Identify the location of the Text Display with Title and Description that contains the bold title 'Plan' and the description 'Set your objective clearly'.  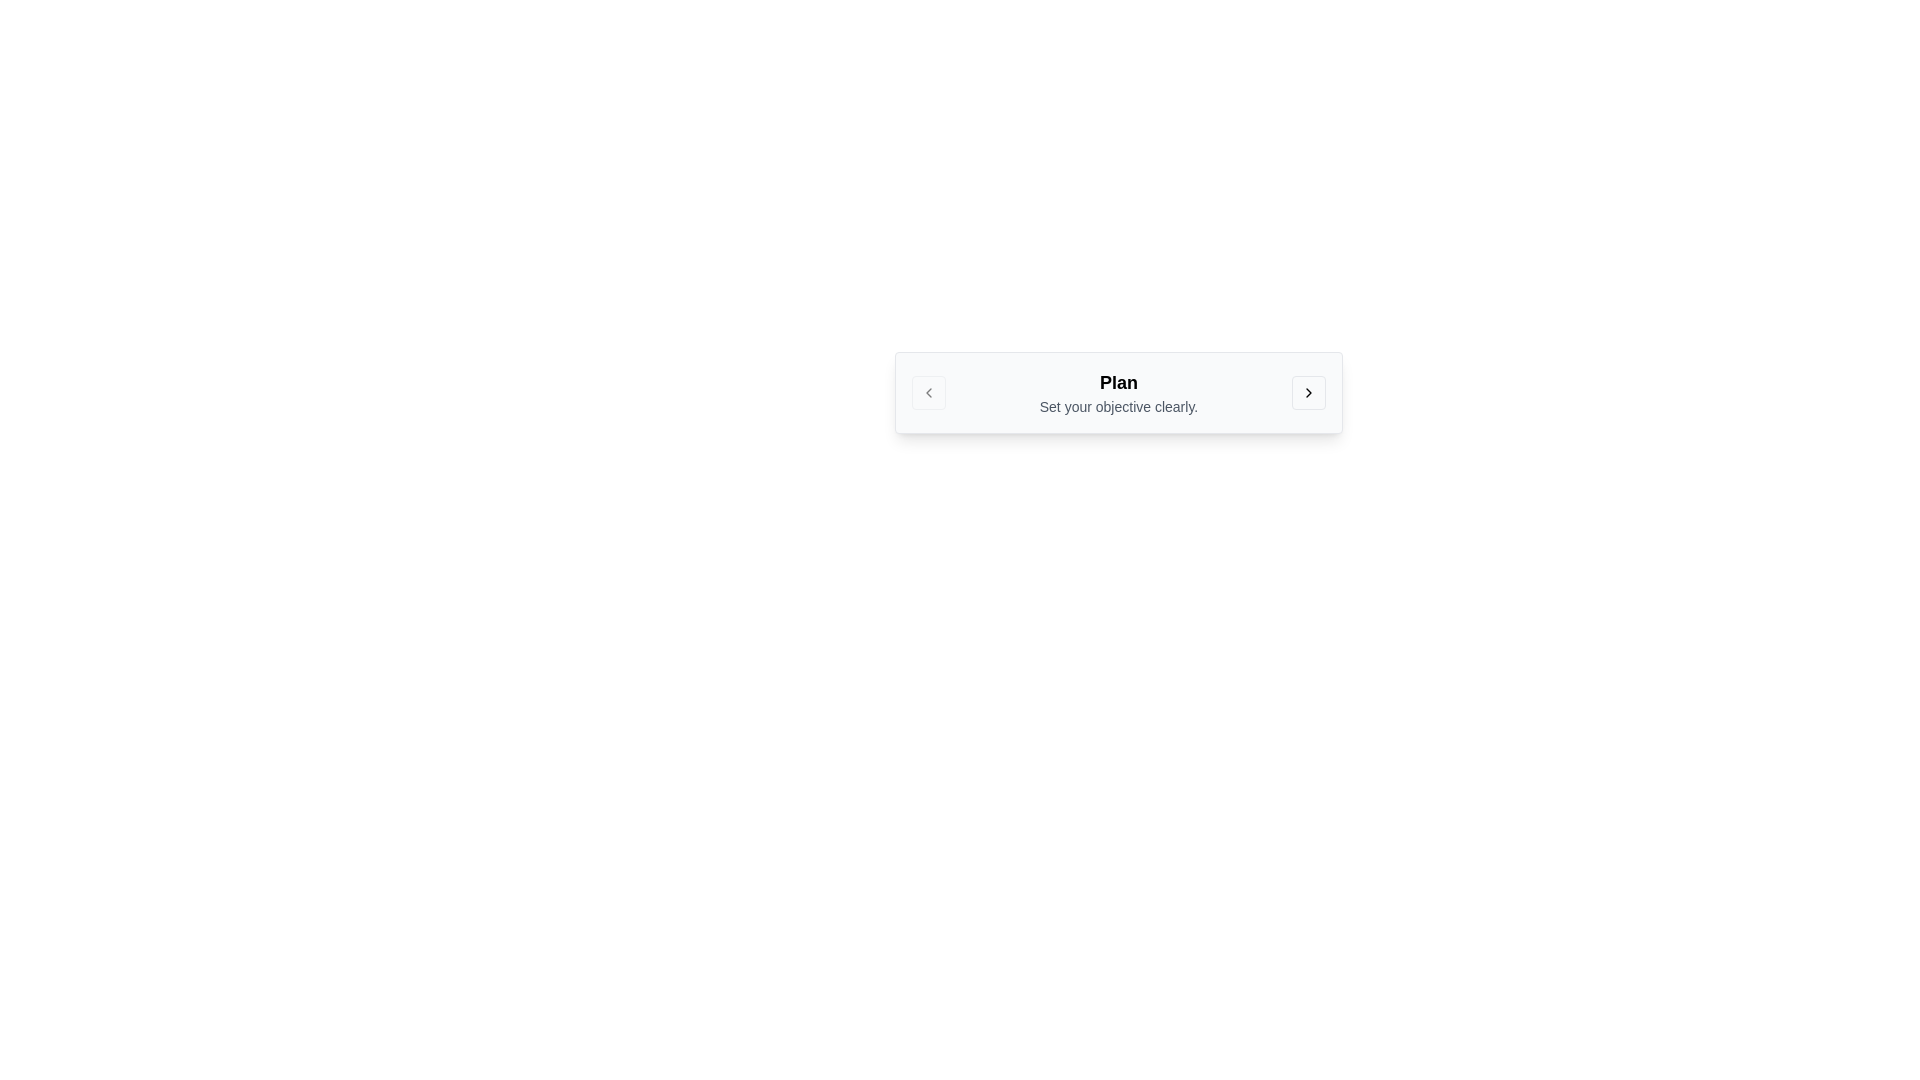
(1117, 393).